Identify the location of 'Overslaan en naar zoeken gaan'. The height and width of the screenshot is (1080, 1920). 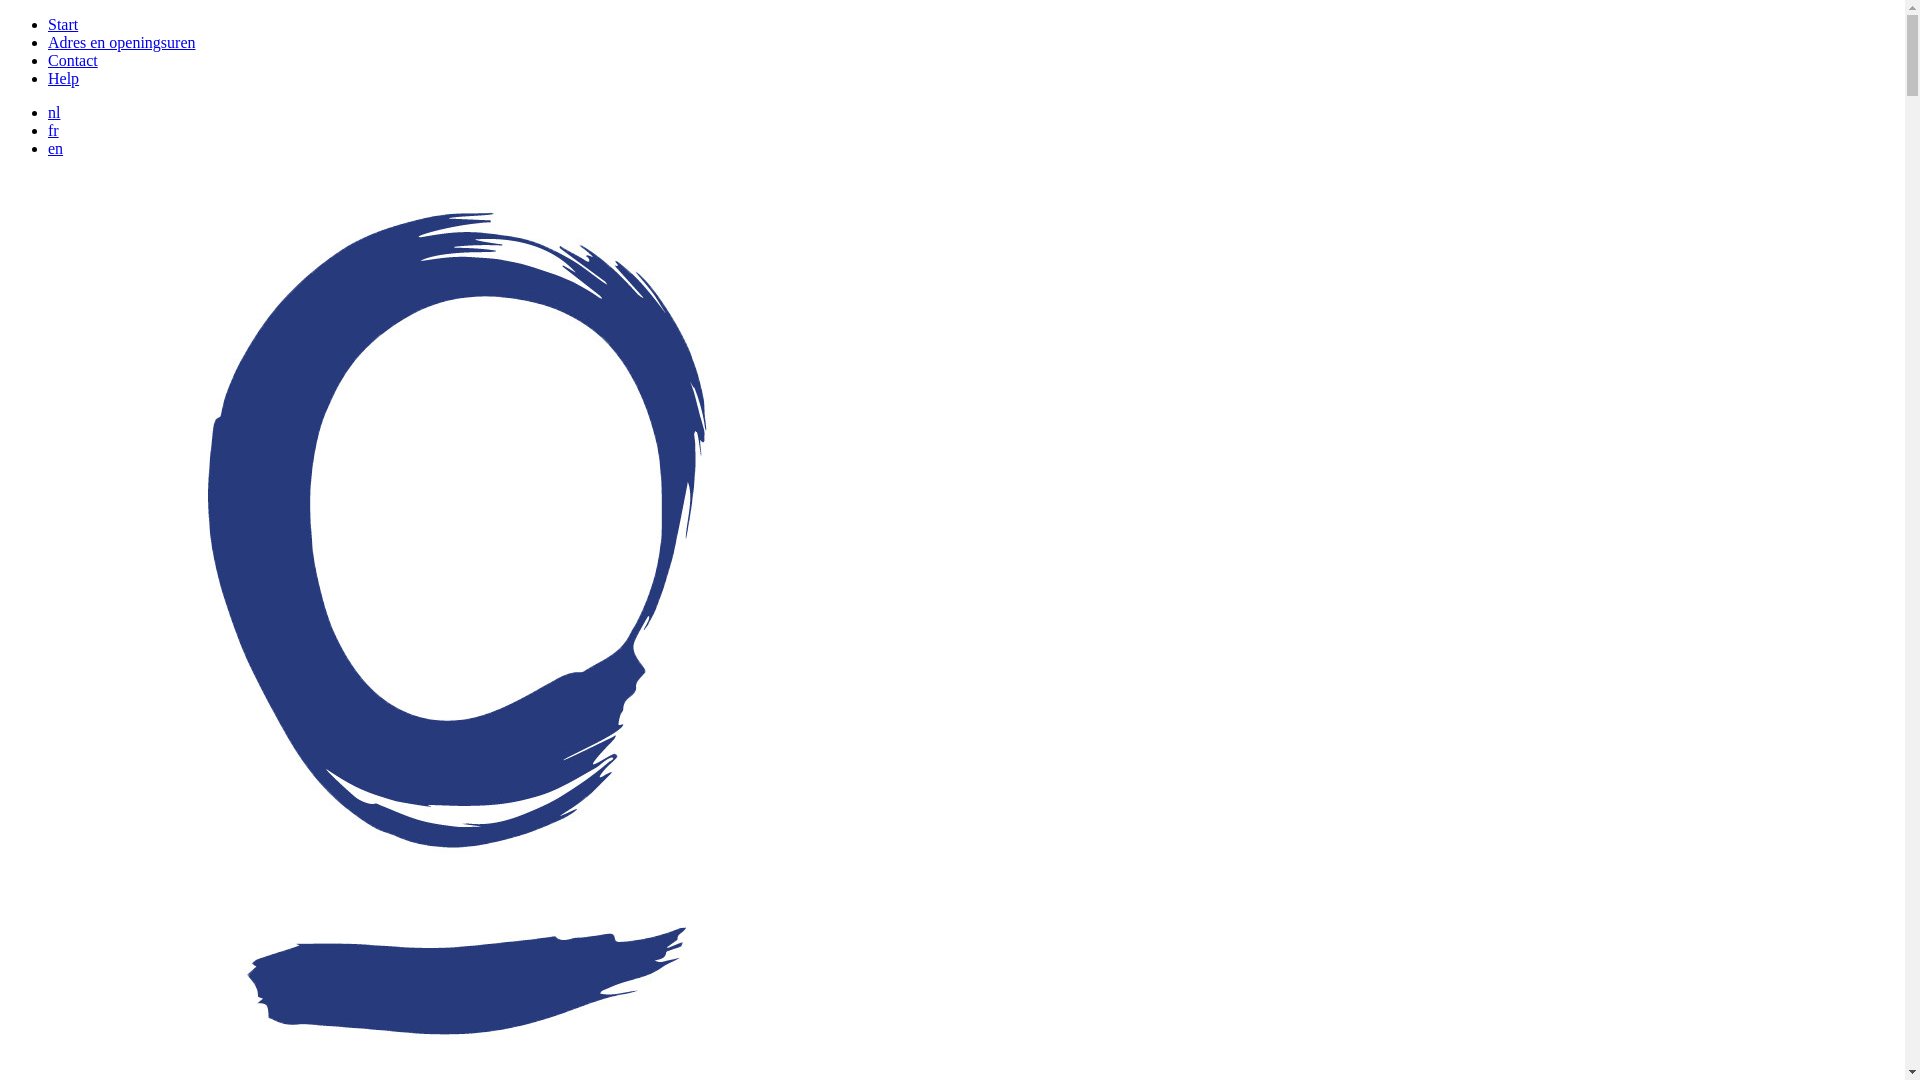
(8, 16).